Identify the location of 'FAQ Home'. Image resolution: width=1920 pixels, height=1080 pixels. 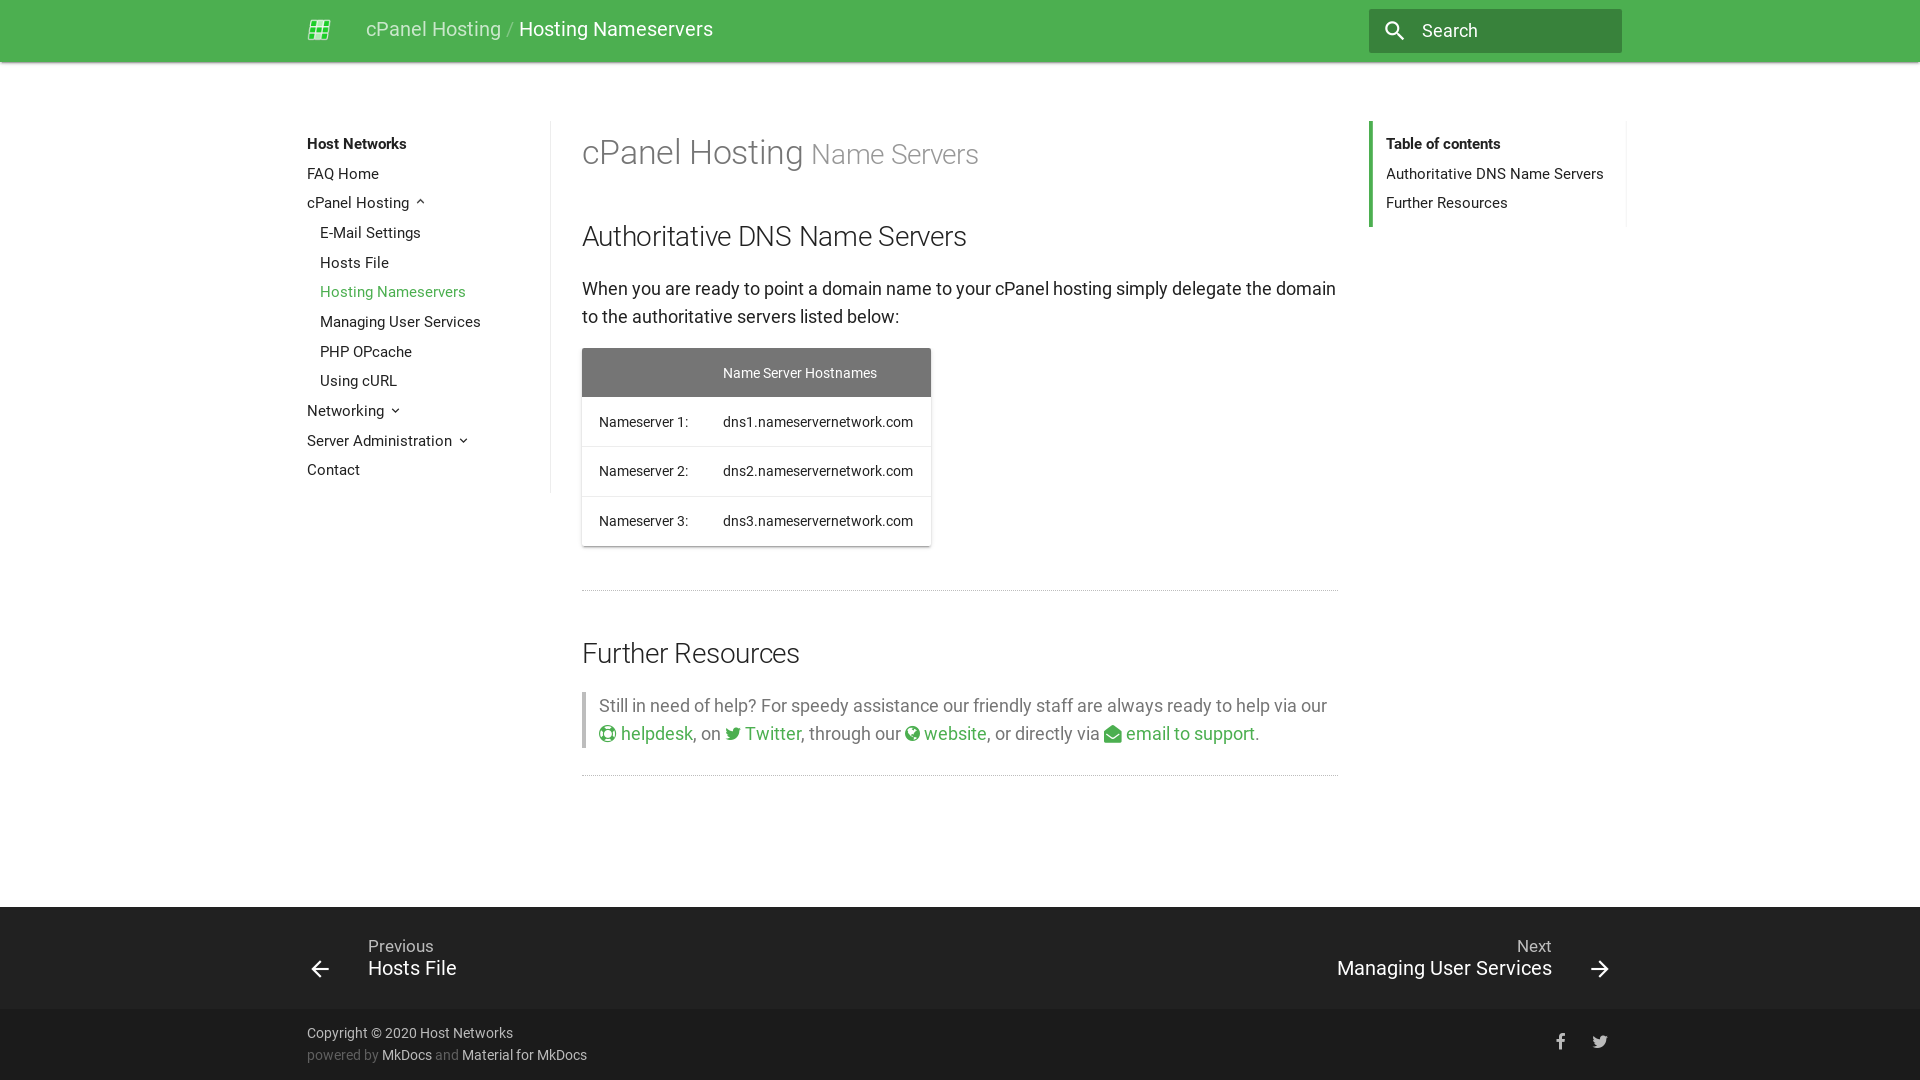
(421, 172).